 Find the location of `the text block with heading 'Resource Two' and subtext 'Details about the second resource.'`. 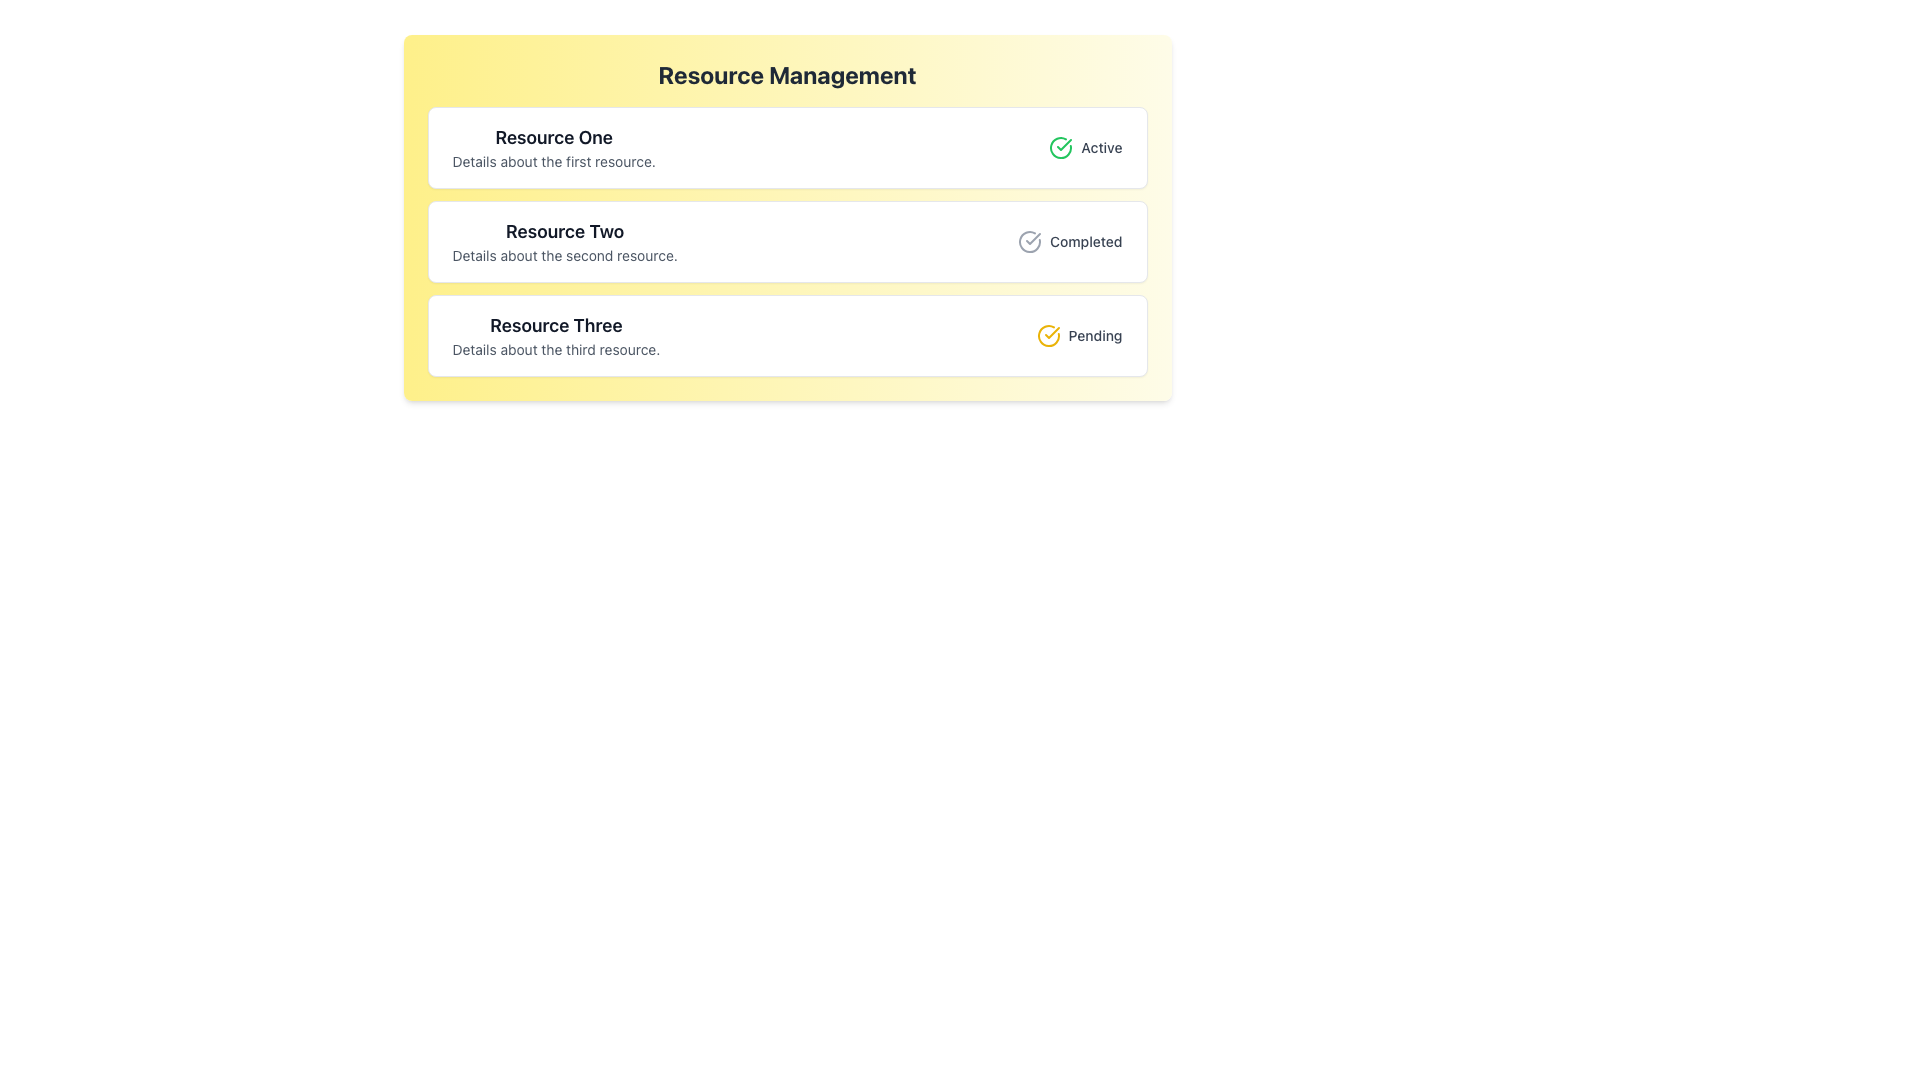

the text block with heading 'Resource Two' and subtext 'Details about the second resource.' is located at coordinates (564, 241).